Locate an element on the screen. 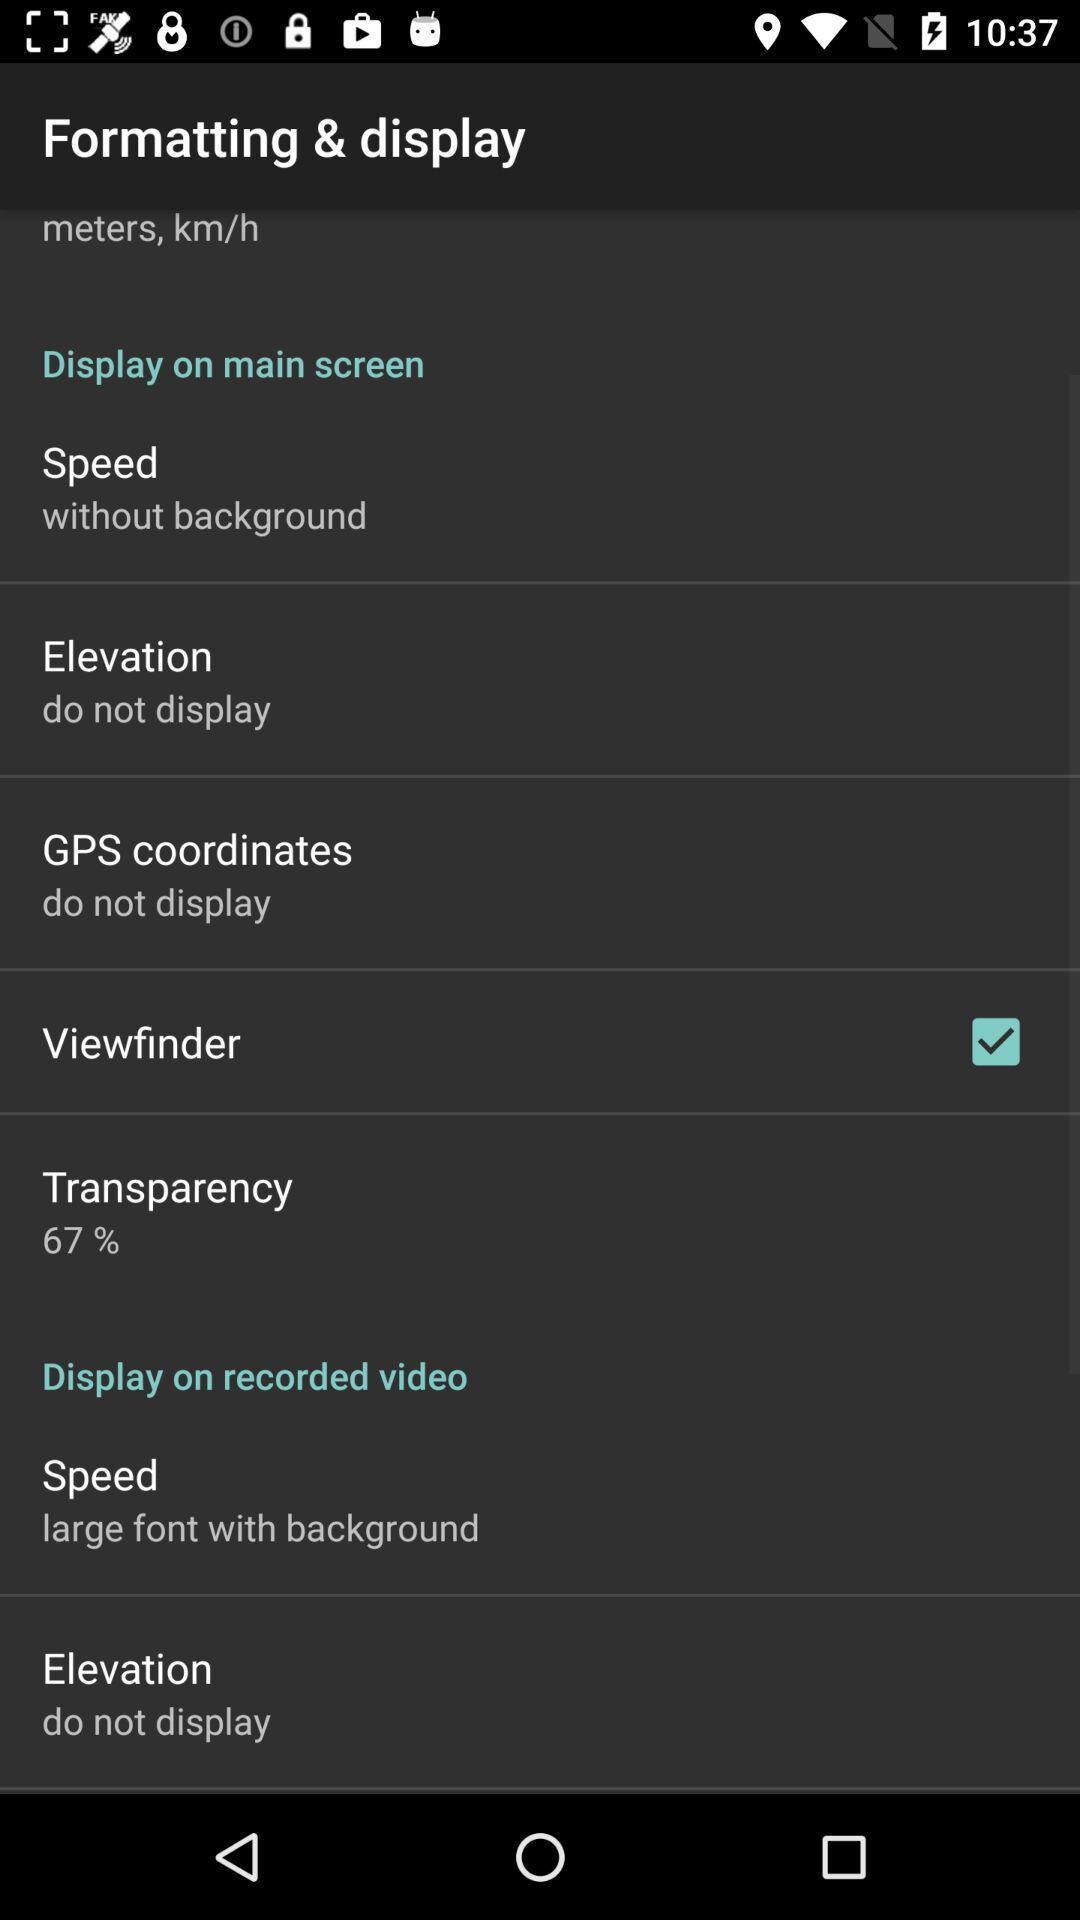 This screenshot has width=1080, height=1920. the without background icon is located at coordinates (204, 514).